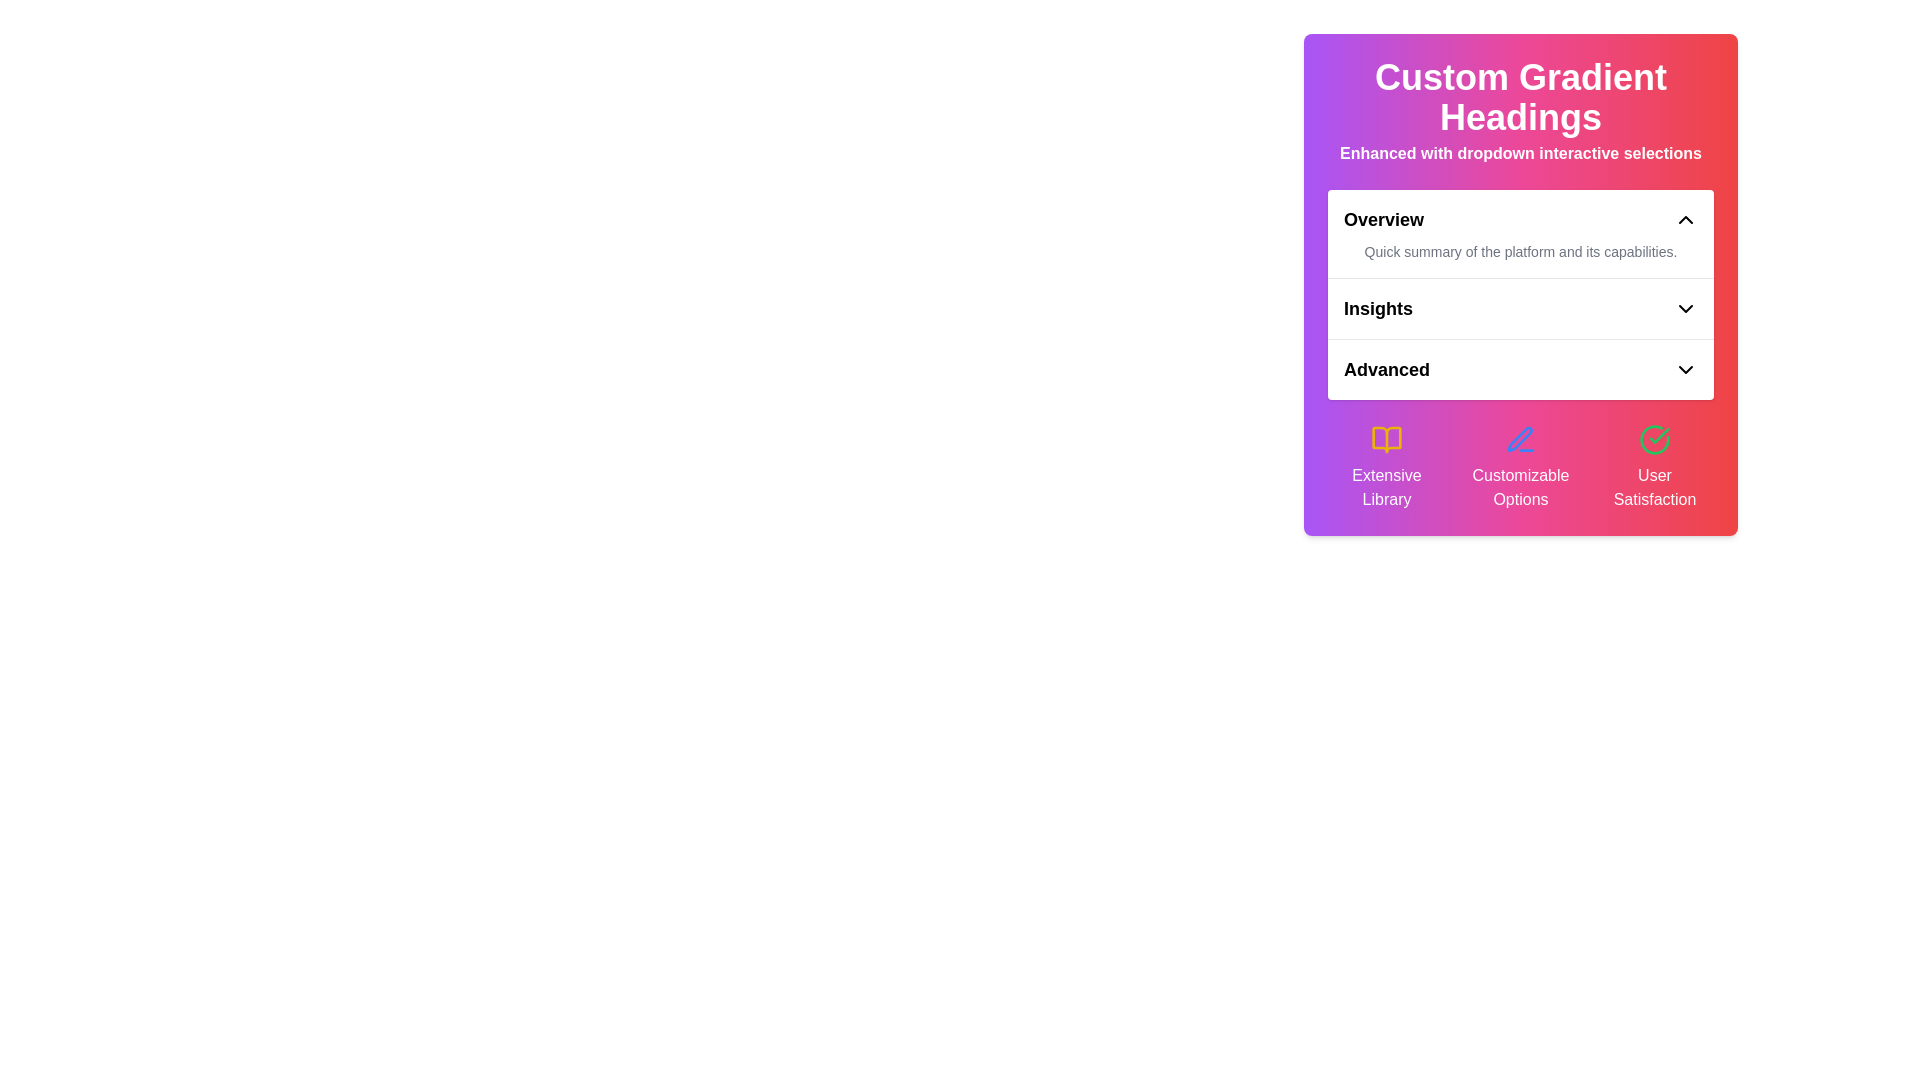 This screenshot has width=1920, height=1080. Describe the element at coordinates (1520, 488) in the screenshot. I see `the static text label reading 'Customizable Options' which is styled with a white font on a vibrant pink and purple gradient background, located in the bottom-right quadrant of the interface card` at that location.